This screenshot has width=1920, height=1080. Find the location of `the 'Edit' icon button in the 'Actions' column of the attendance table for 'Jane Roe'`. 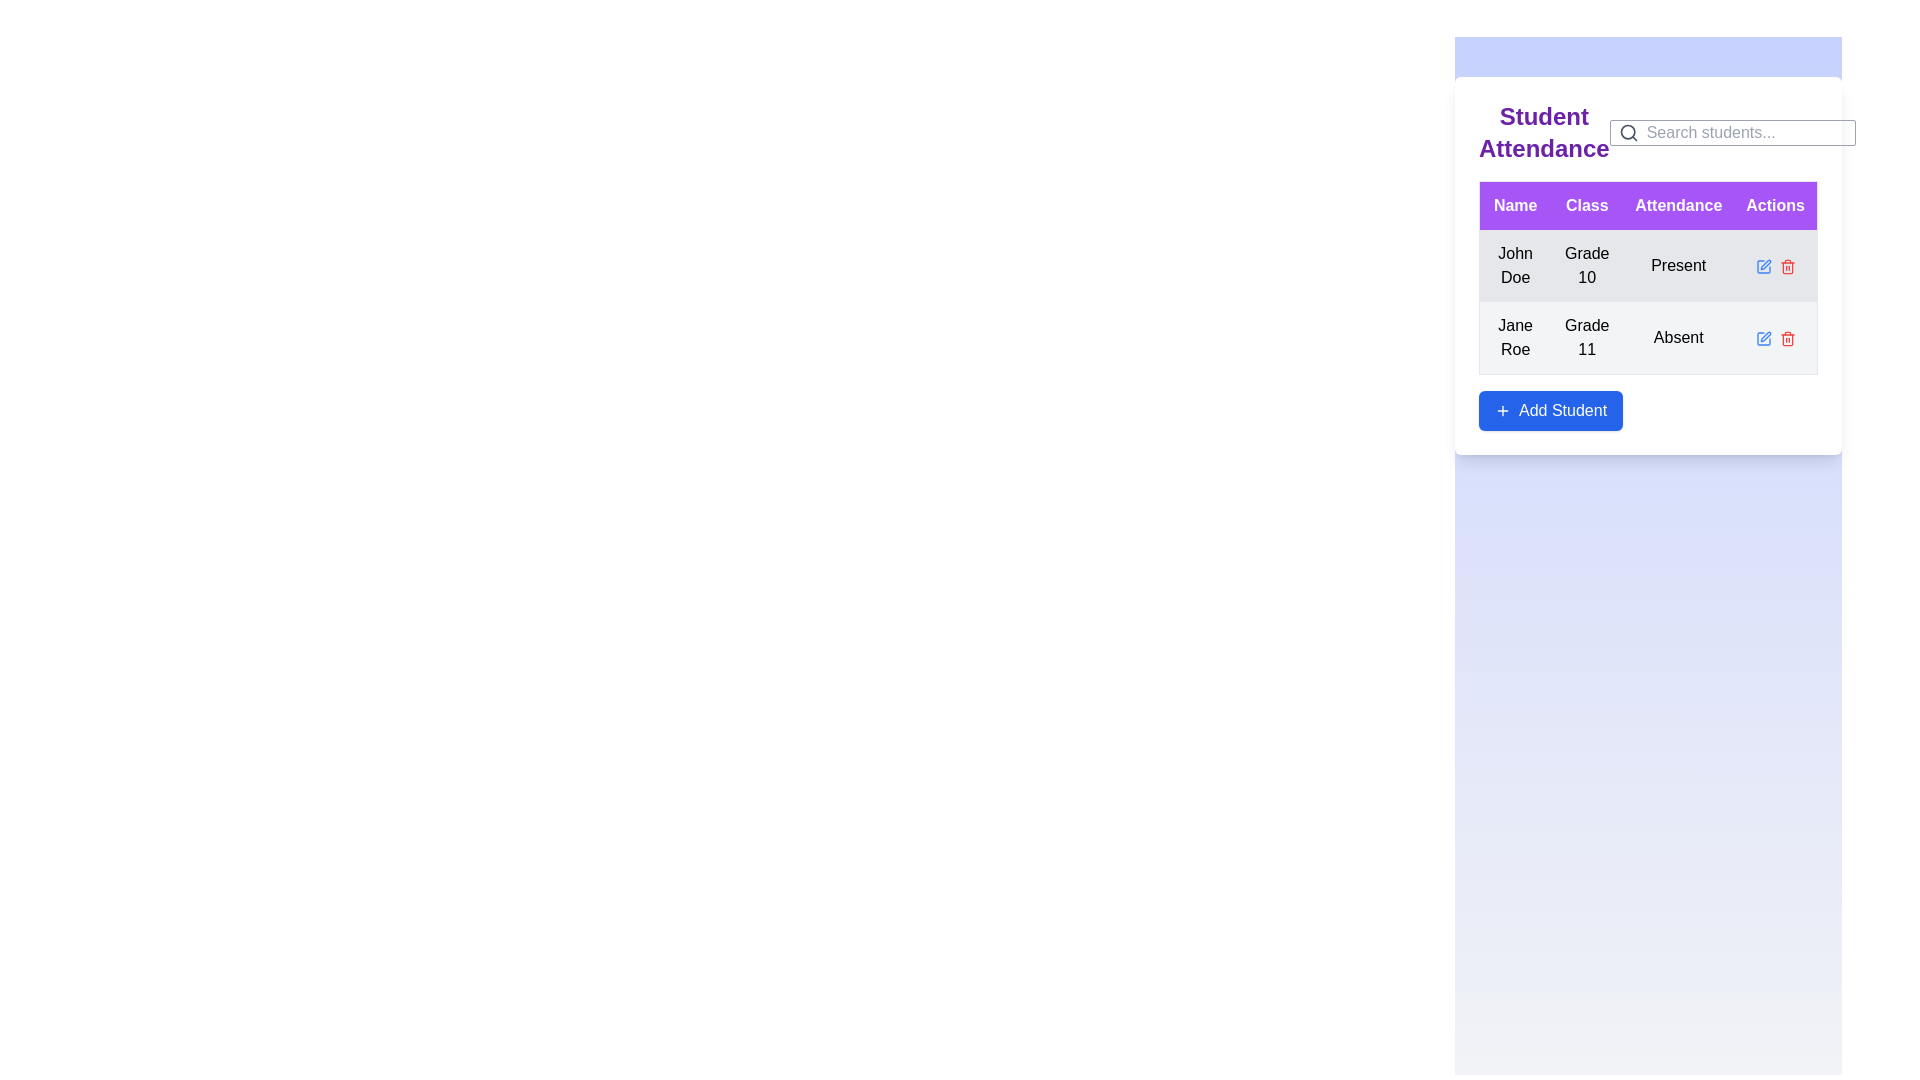

the 'Edit' icon button in the 'Actions' column of the attendance table for 'Jane Roe' is located at coordinates (1763, 337).